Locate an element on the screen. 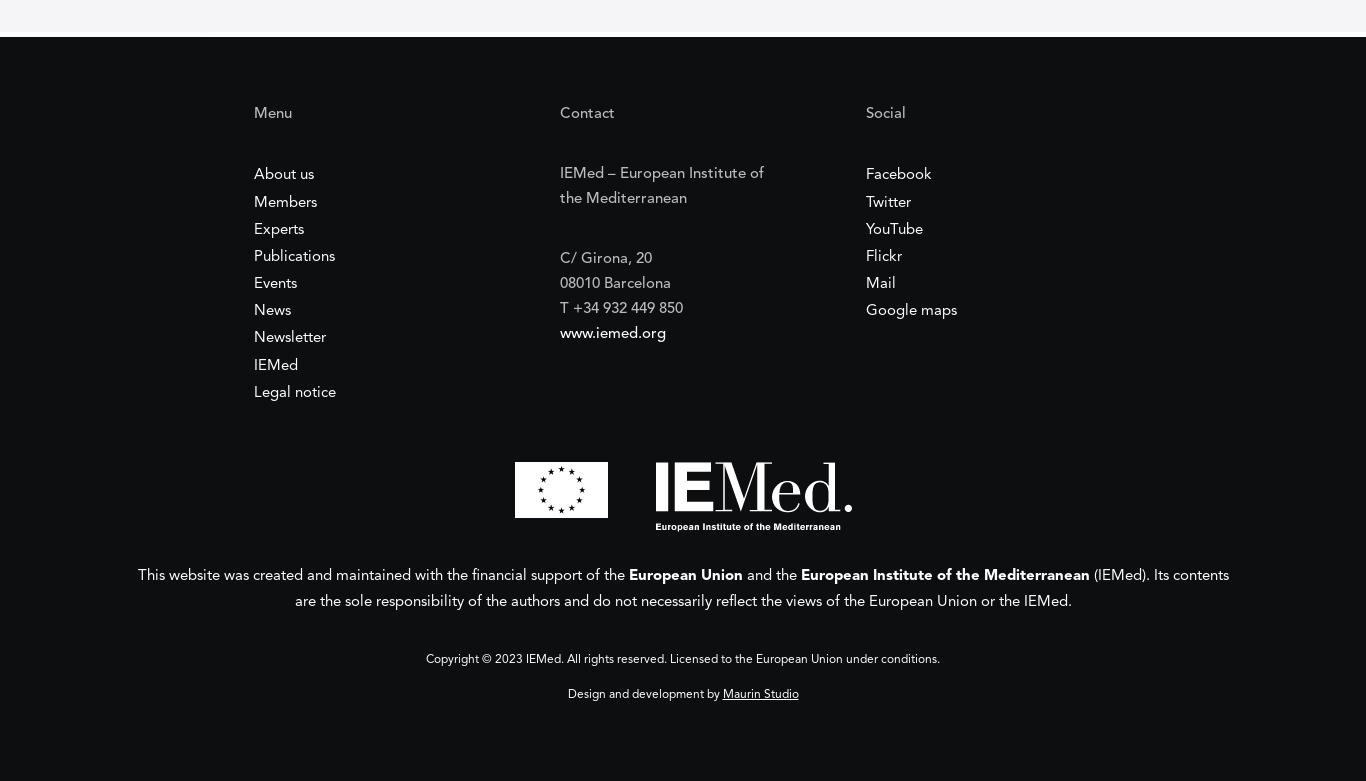 This screenshot has width=1366, height=781. 'Events' is located at coordinates (274, 284).